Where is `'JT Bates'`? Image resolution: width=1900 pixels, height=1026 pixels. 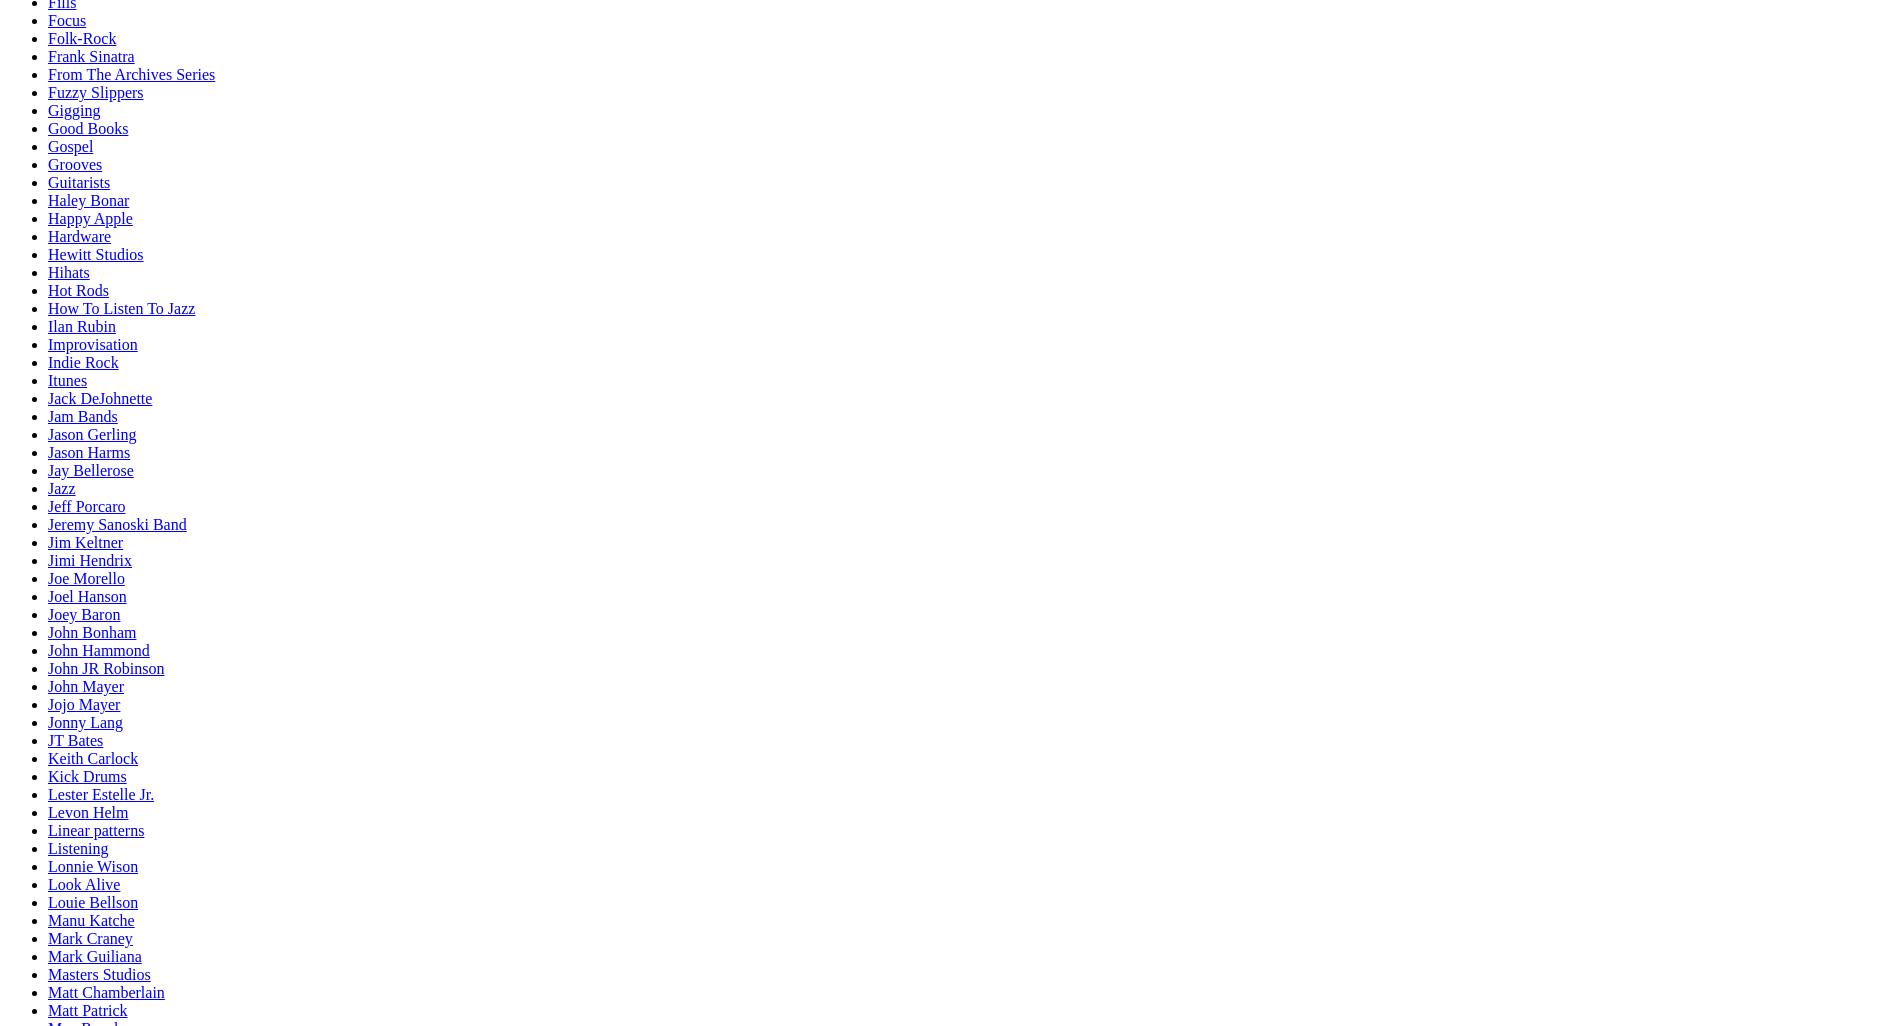
'JT Bates' is located at coordinates (75, 740).